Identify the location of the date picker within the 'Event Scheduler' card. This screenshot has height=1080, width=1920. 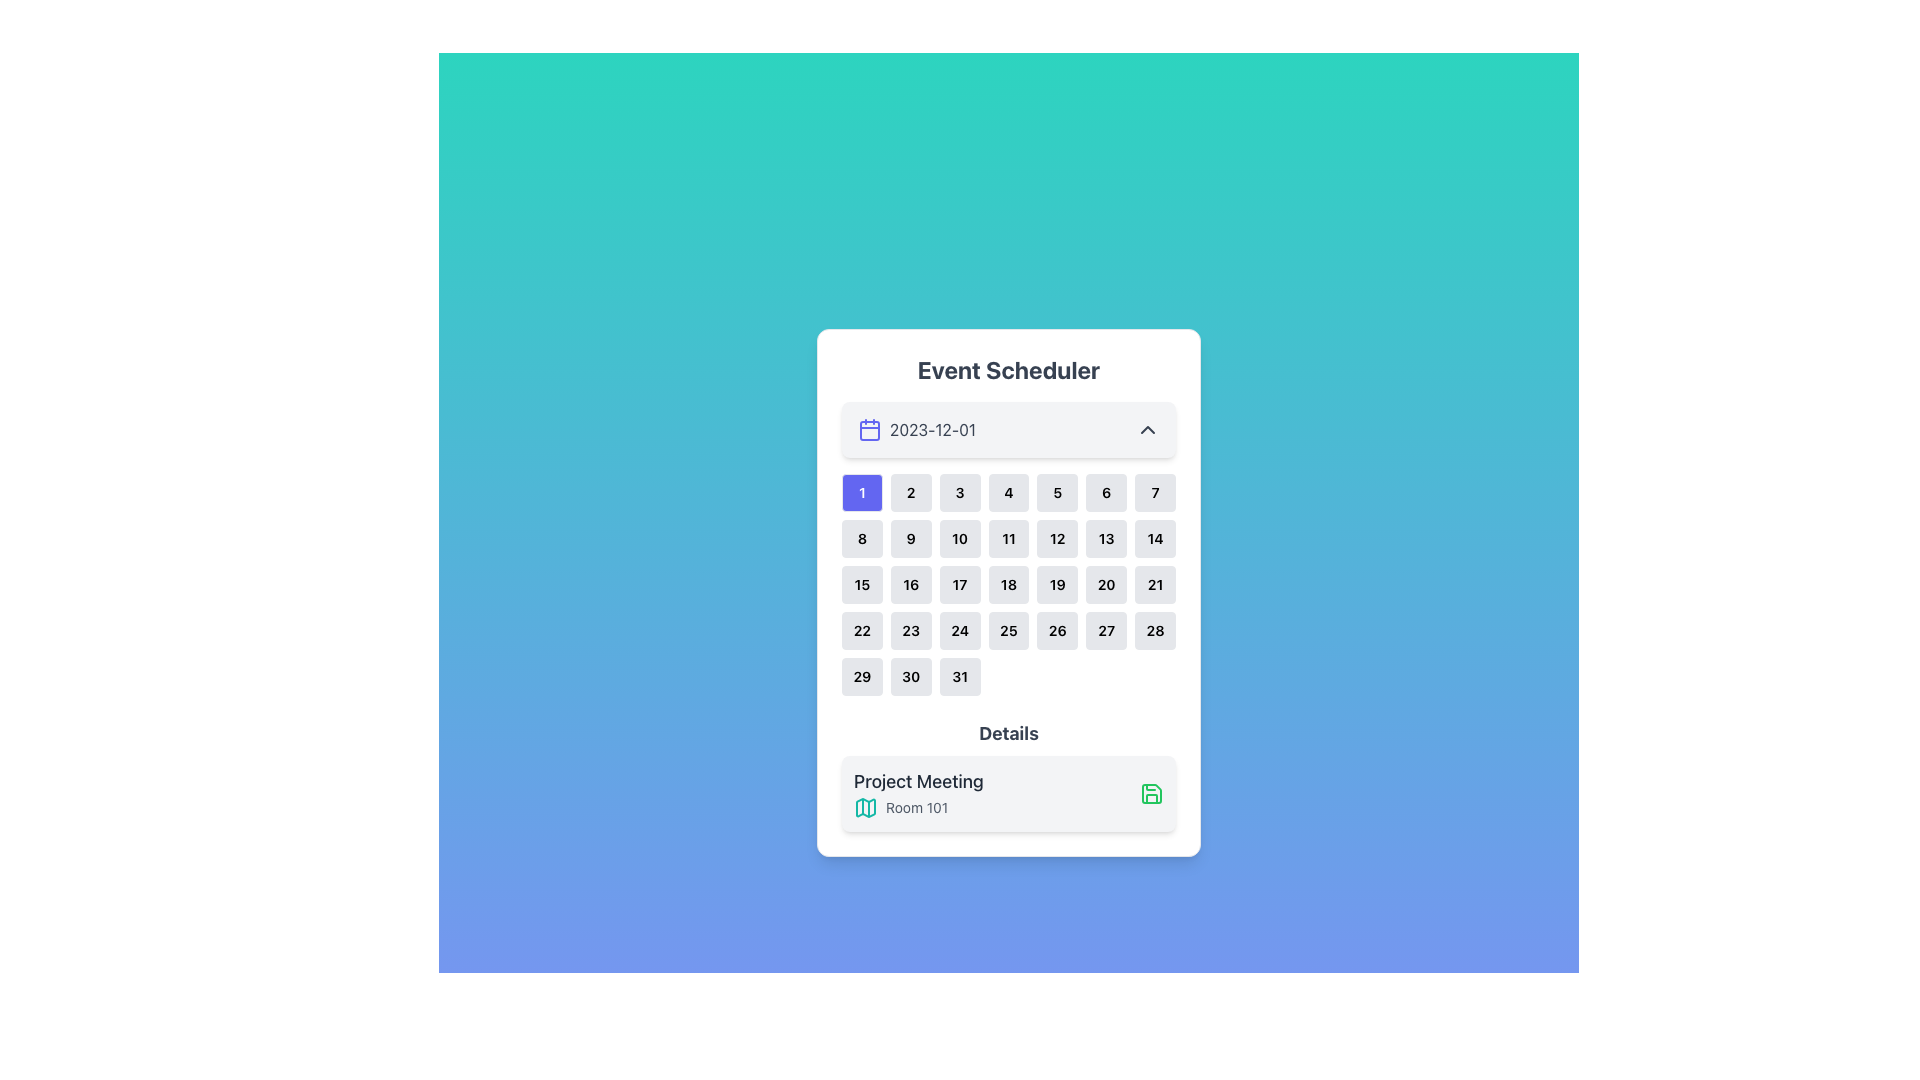
(1008, 592).